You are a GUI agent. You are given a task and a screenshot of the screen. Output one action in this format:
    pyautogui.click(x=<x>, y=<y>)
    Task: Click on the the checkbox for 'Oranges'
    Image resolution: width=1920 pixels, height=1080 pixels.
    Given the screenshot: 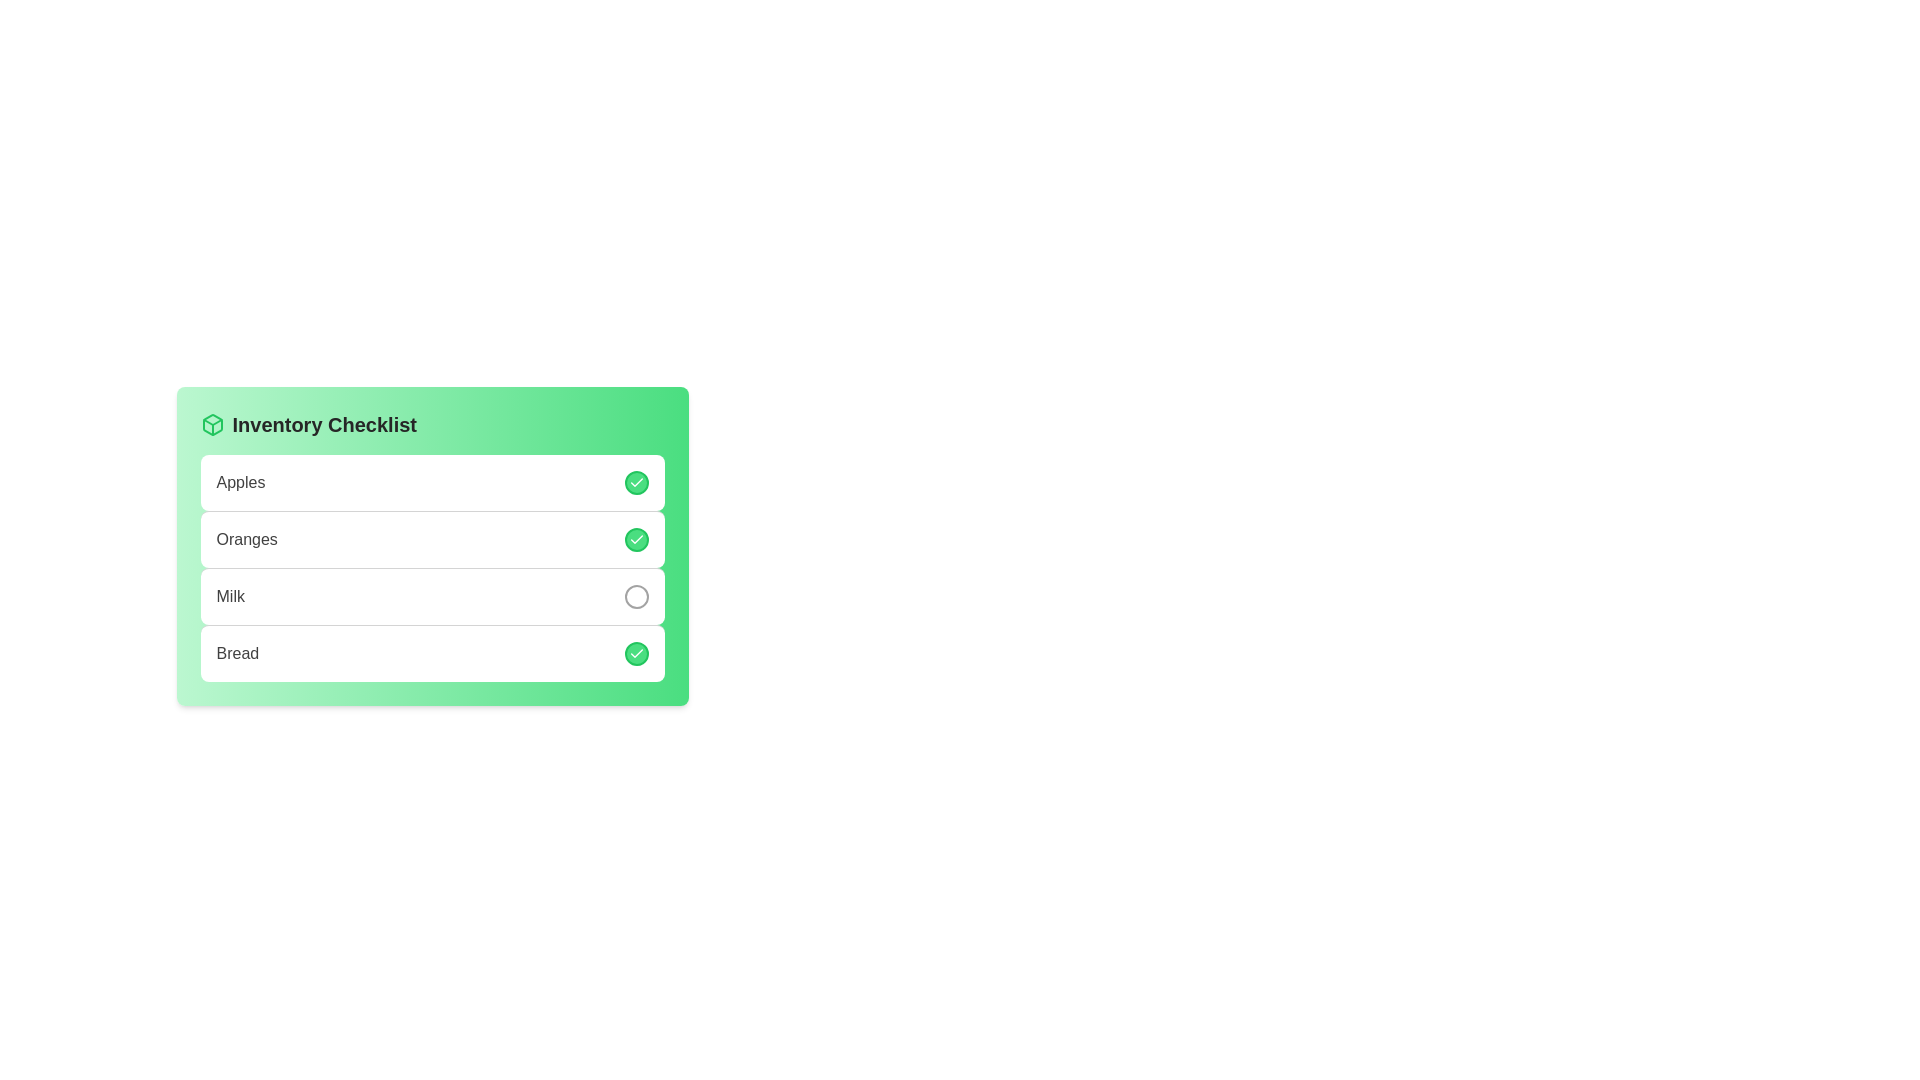 What is the action you would take?
    pyautogui.click(x=431, y=546)
    